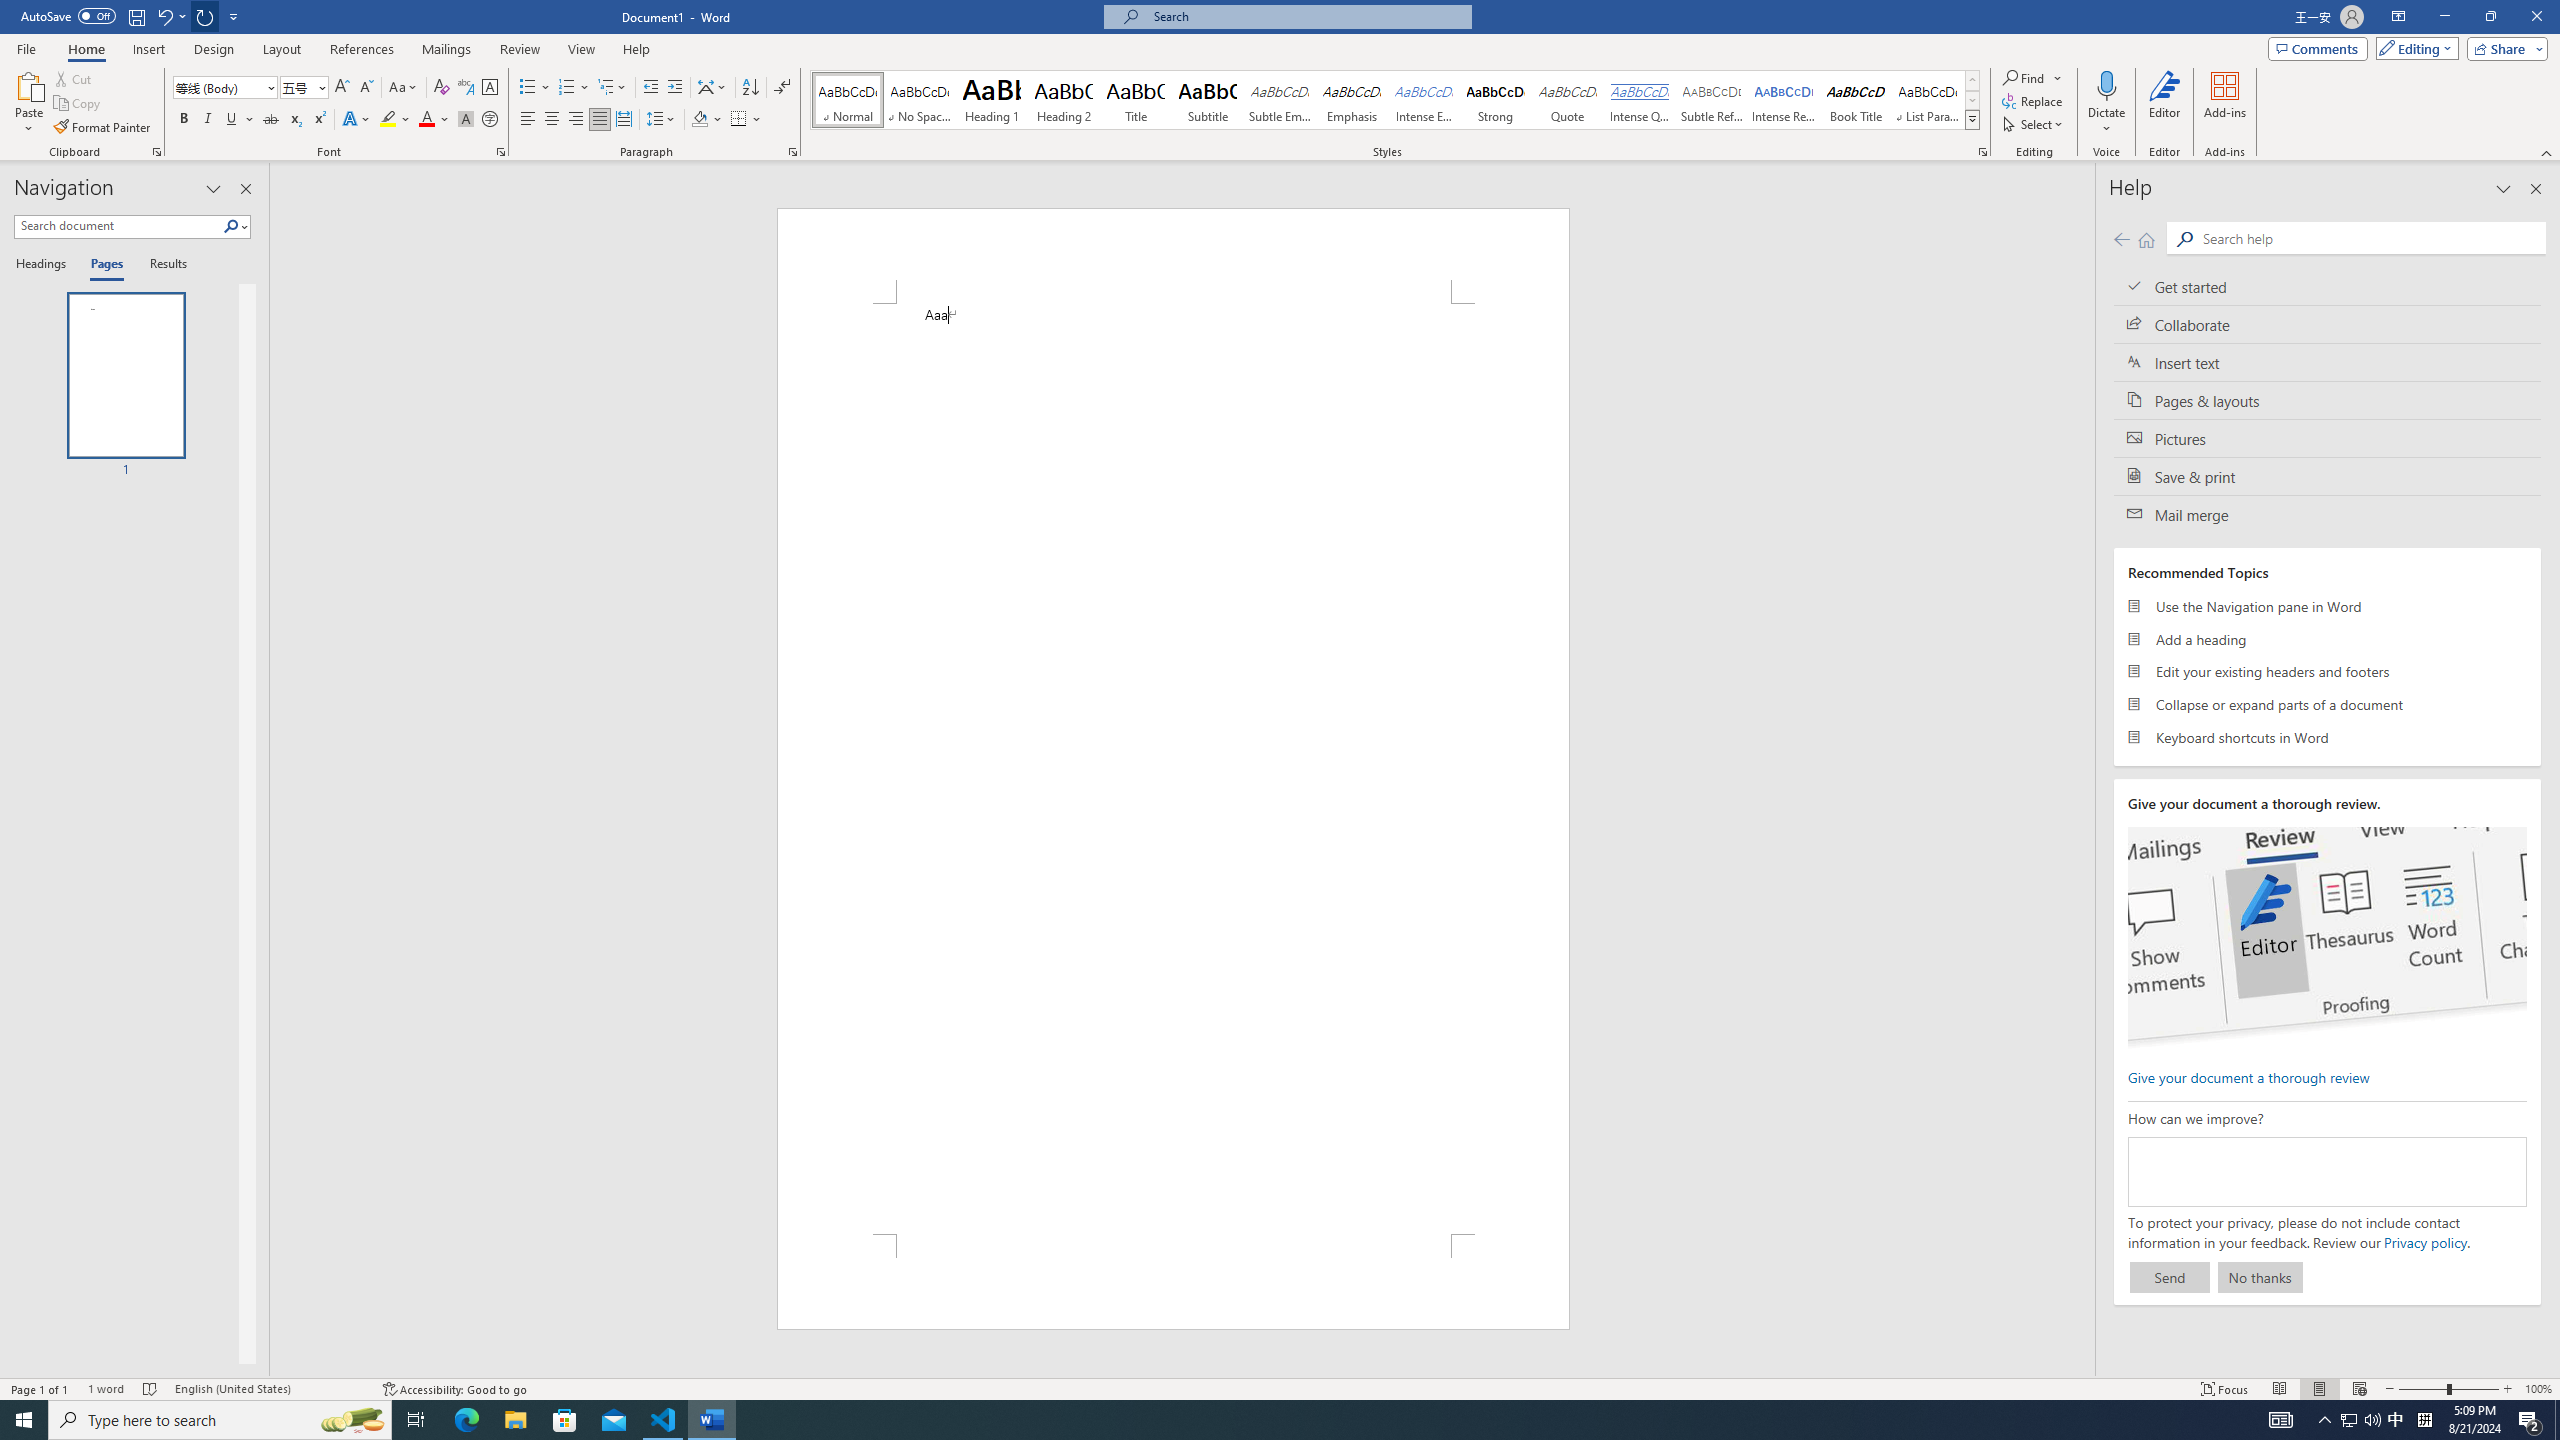 This screenshot has width=2560, height=1440. What do you see at coordinates (575, 118) in the screenshot?
I see `'Align Right'` at bounding box center [575, 118].